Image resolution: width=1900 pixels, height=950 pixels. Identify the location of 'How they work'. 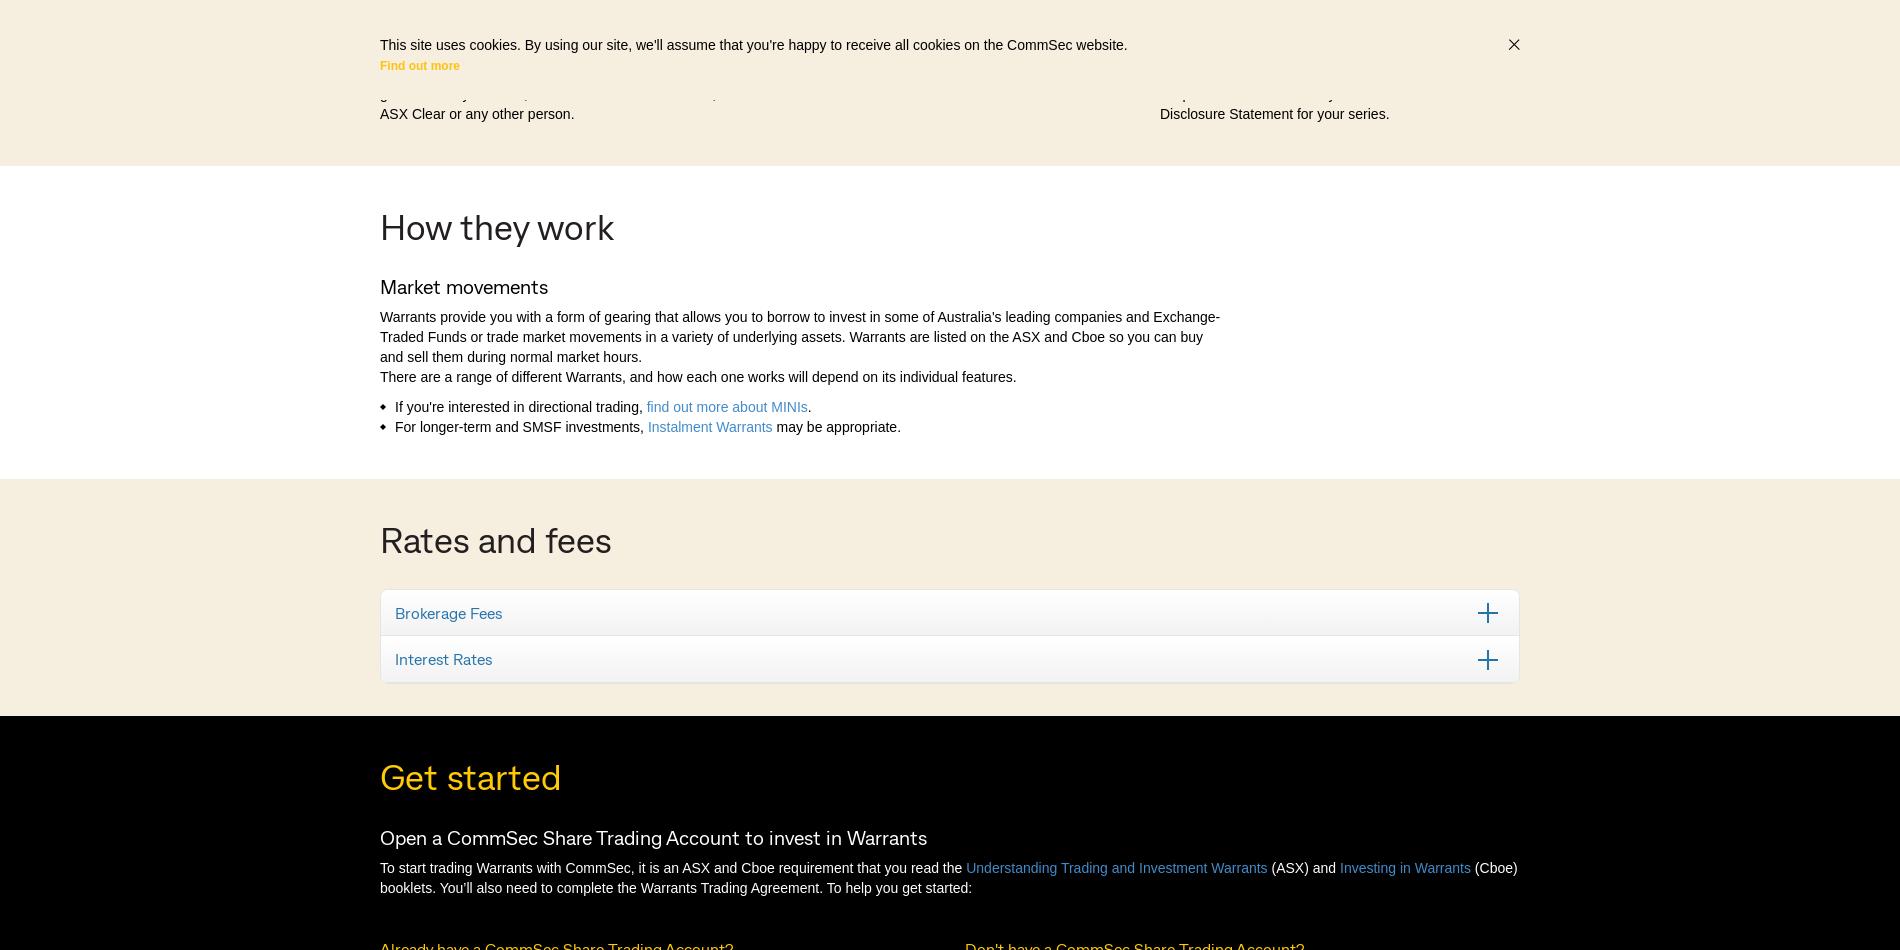
(497, 224).